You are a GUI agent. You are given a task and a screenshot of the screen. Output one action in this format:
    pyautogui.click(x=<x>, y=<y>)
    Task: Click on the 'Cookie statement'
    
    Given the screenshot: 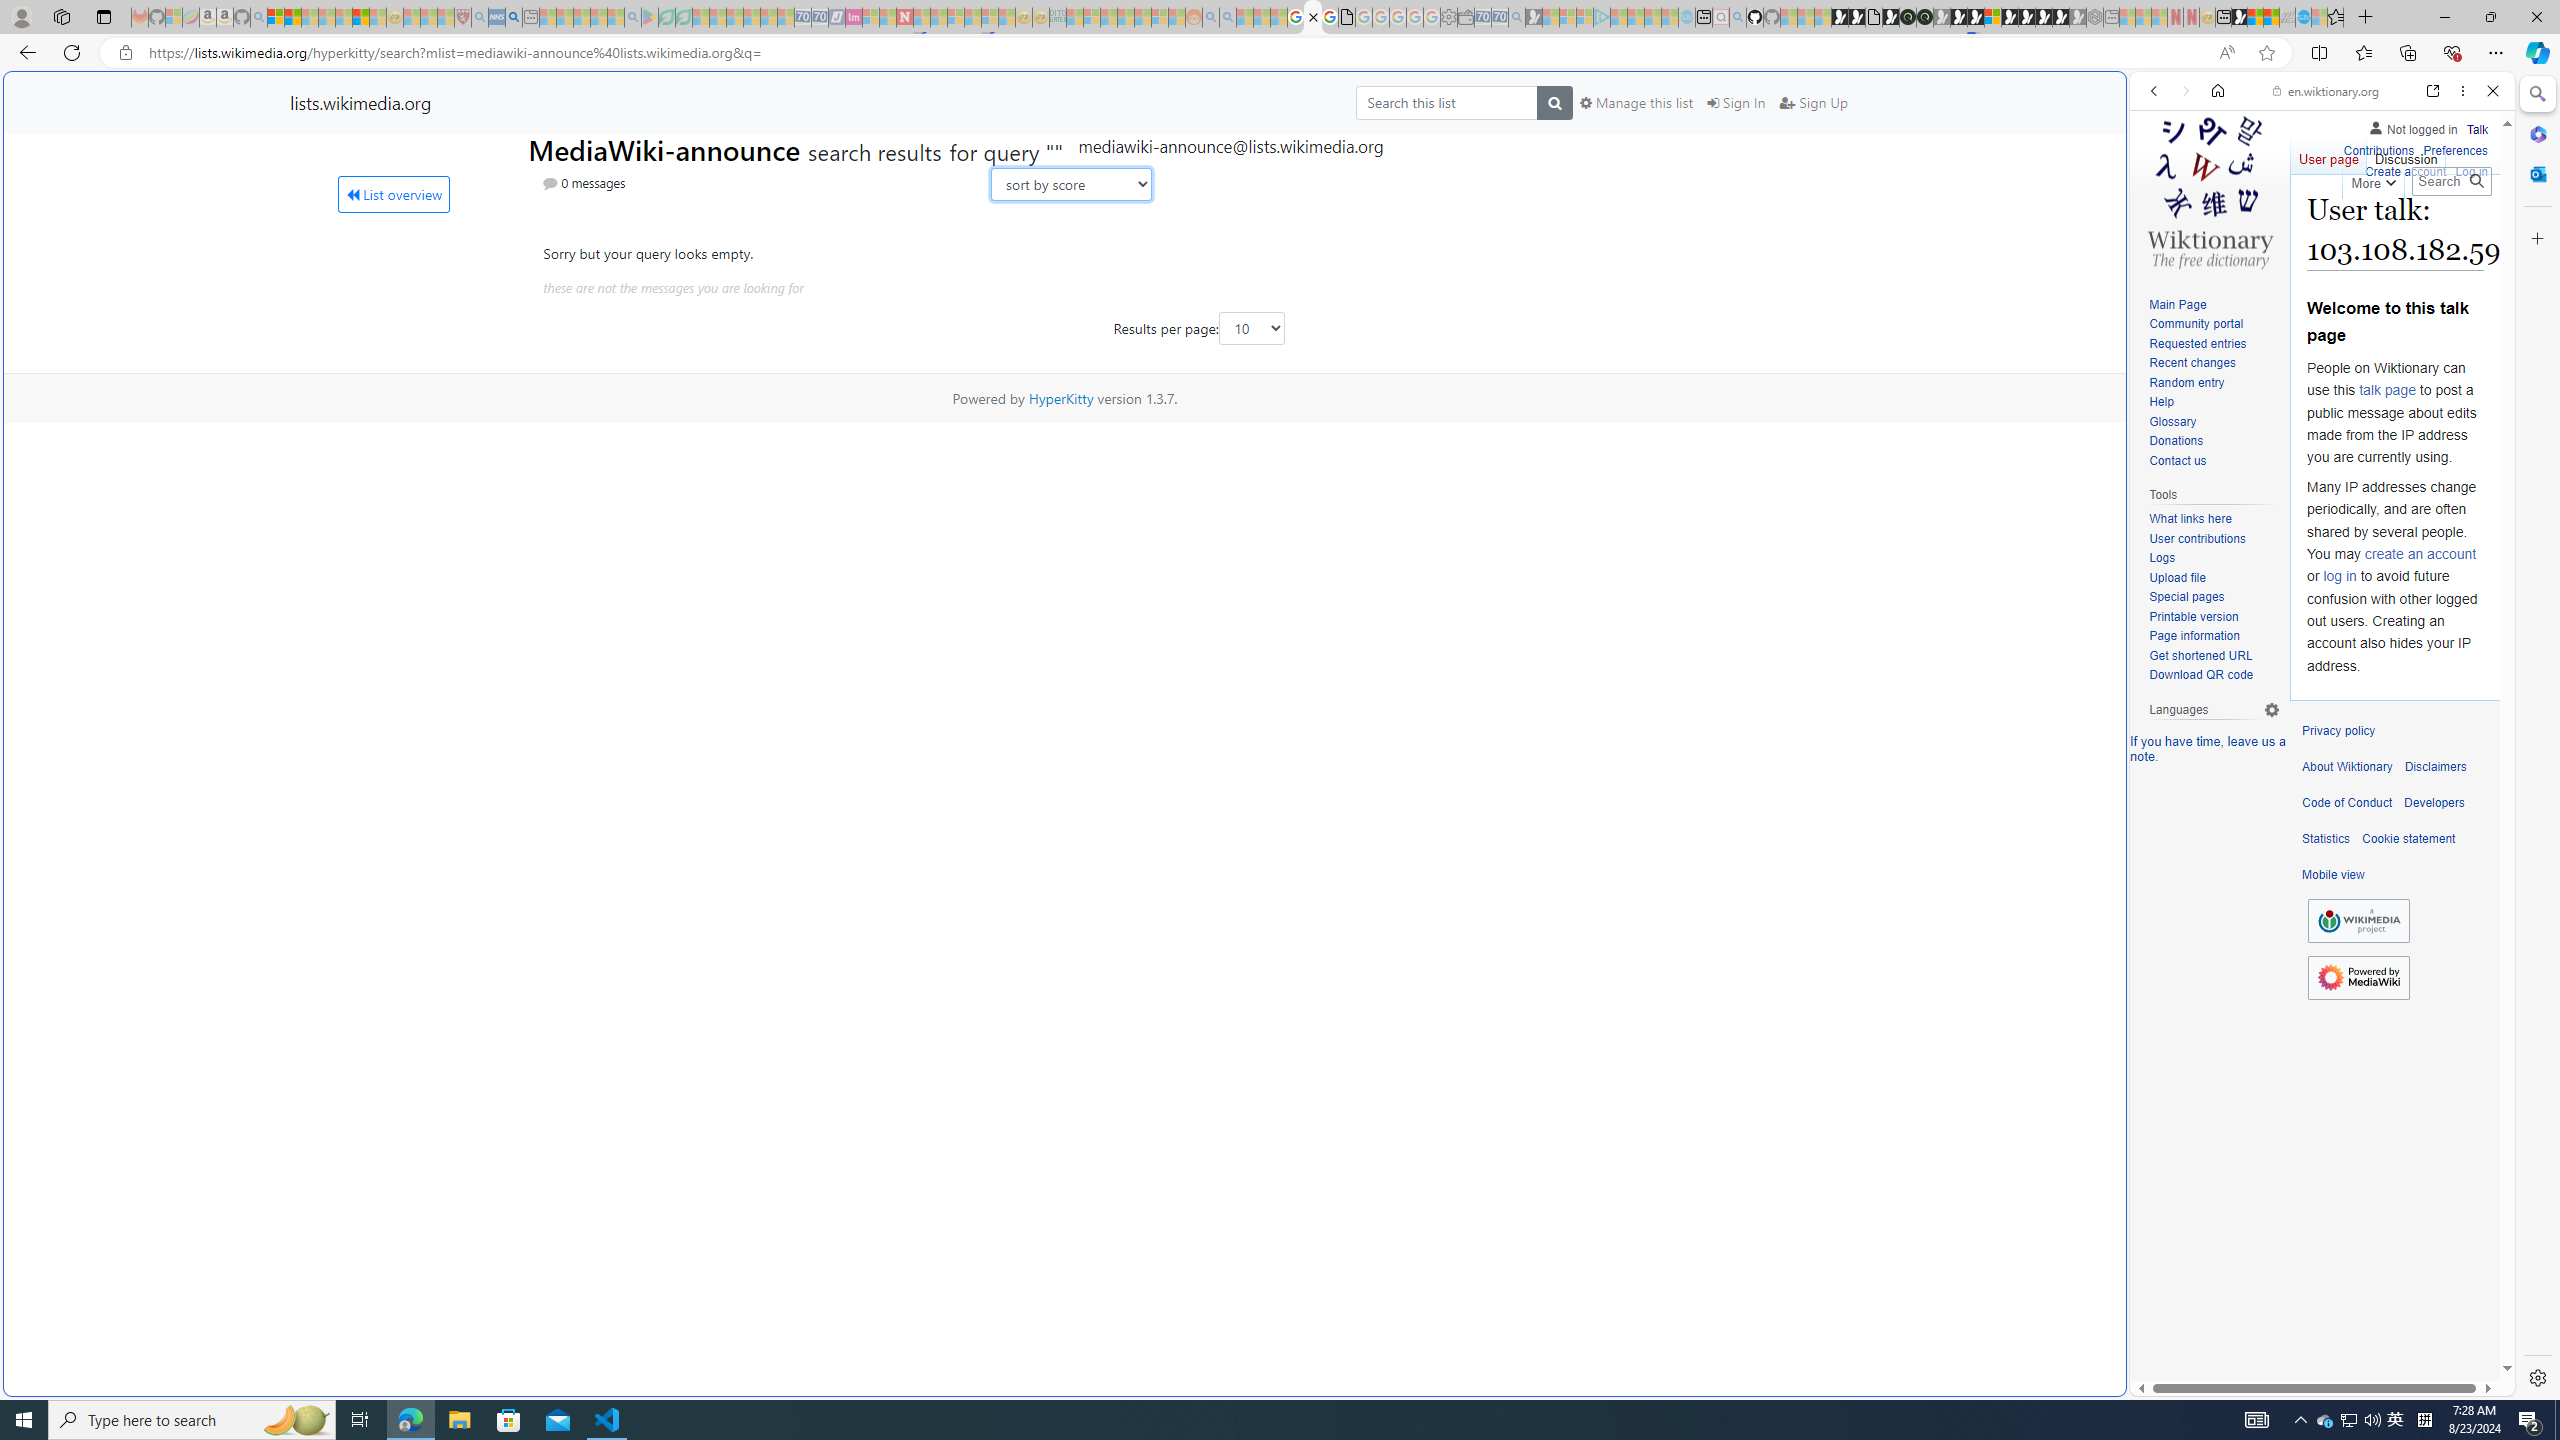 What is the action you would take?
    pyautogui.click(x=2408, y=838)
    